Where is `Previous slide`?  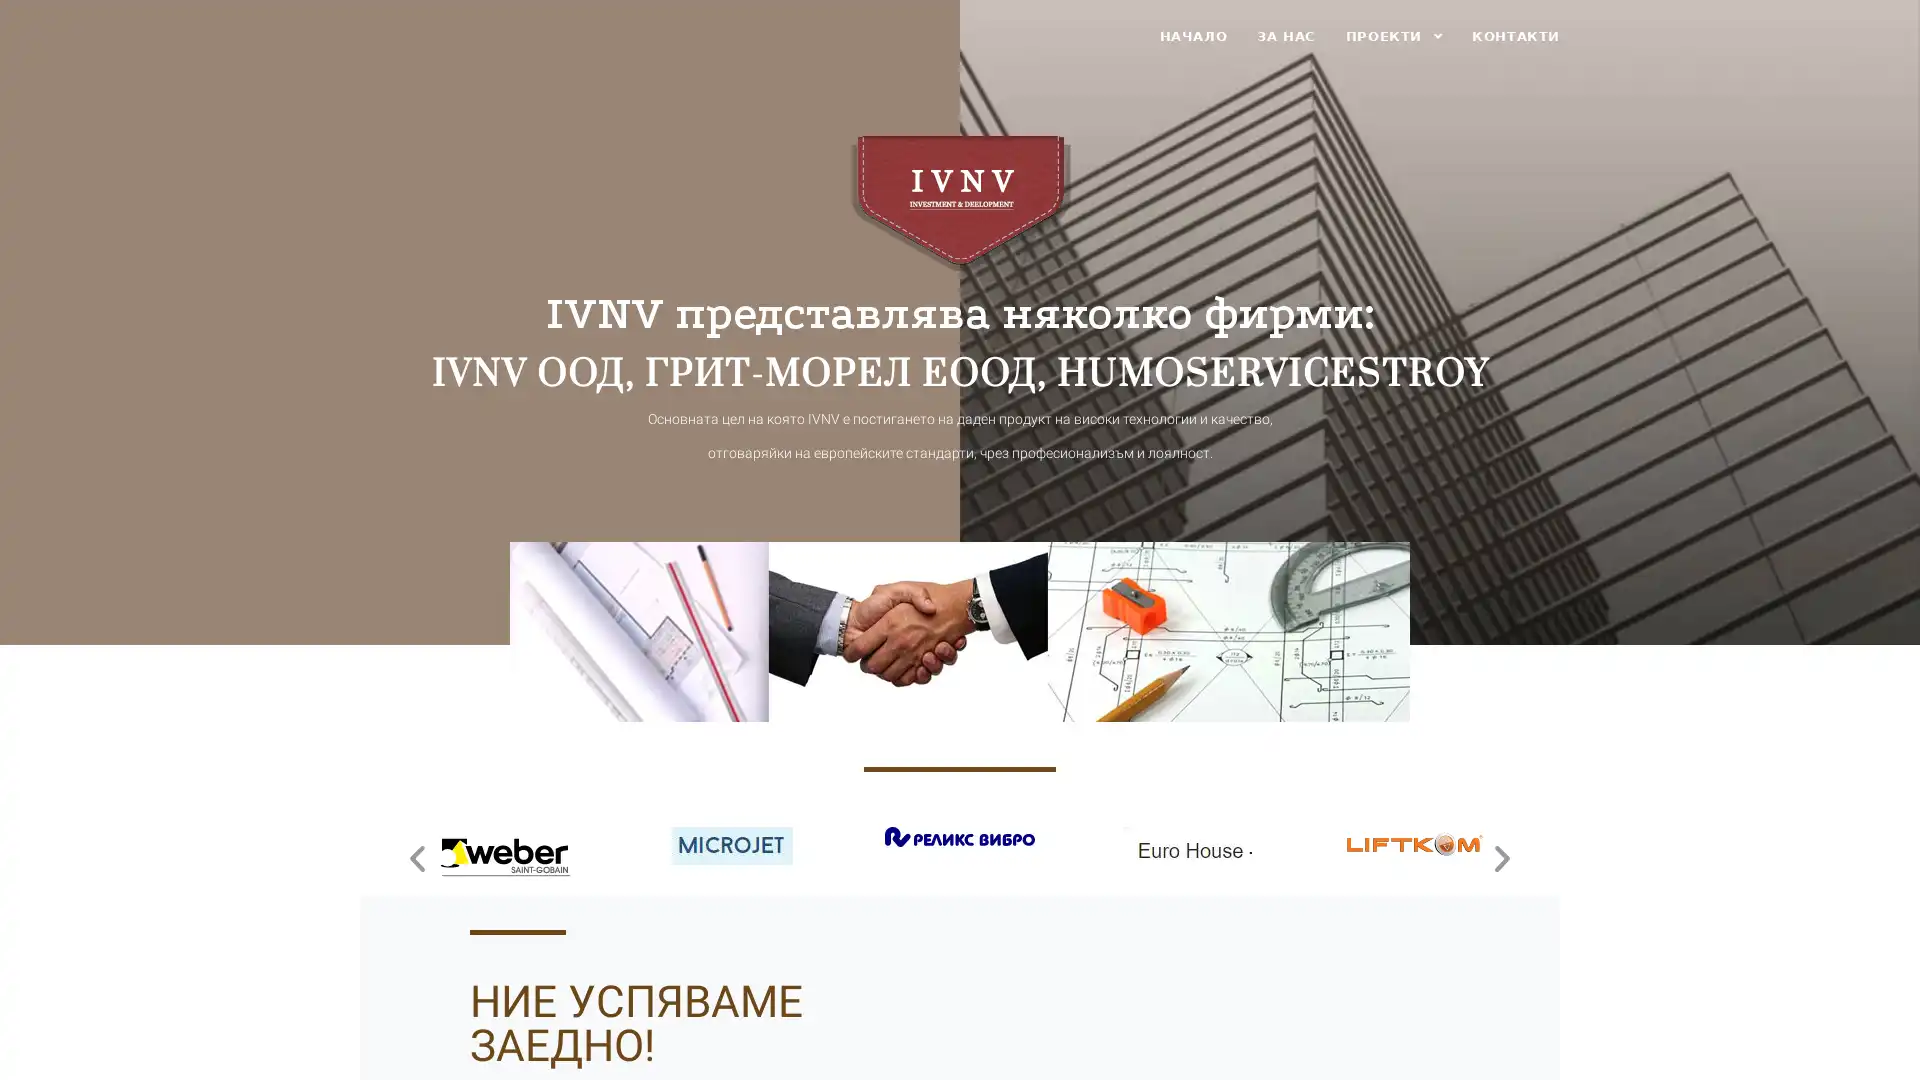 Previous slide is located at coordinates (416, 856).